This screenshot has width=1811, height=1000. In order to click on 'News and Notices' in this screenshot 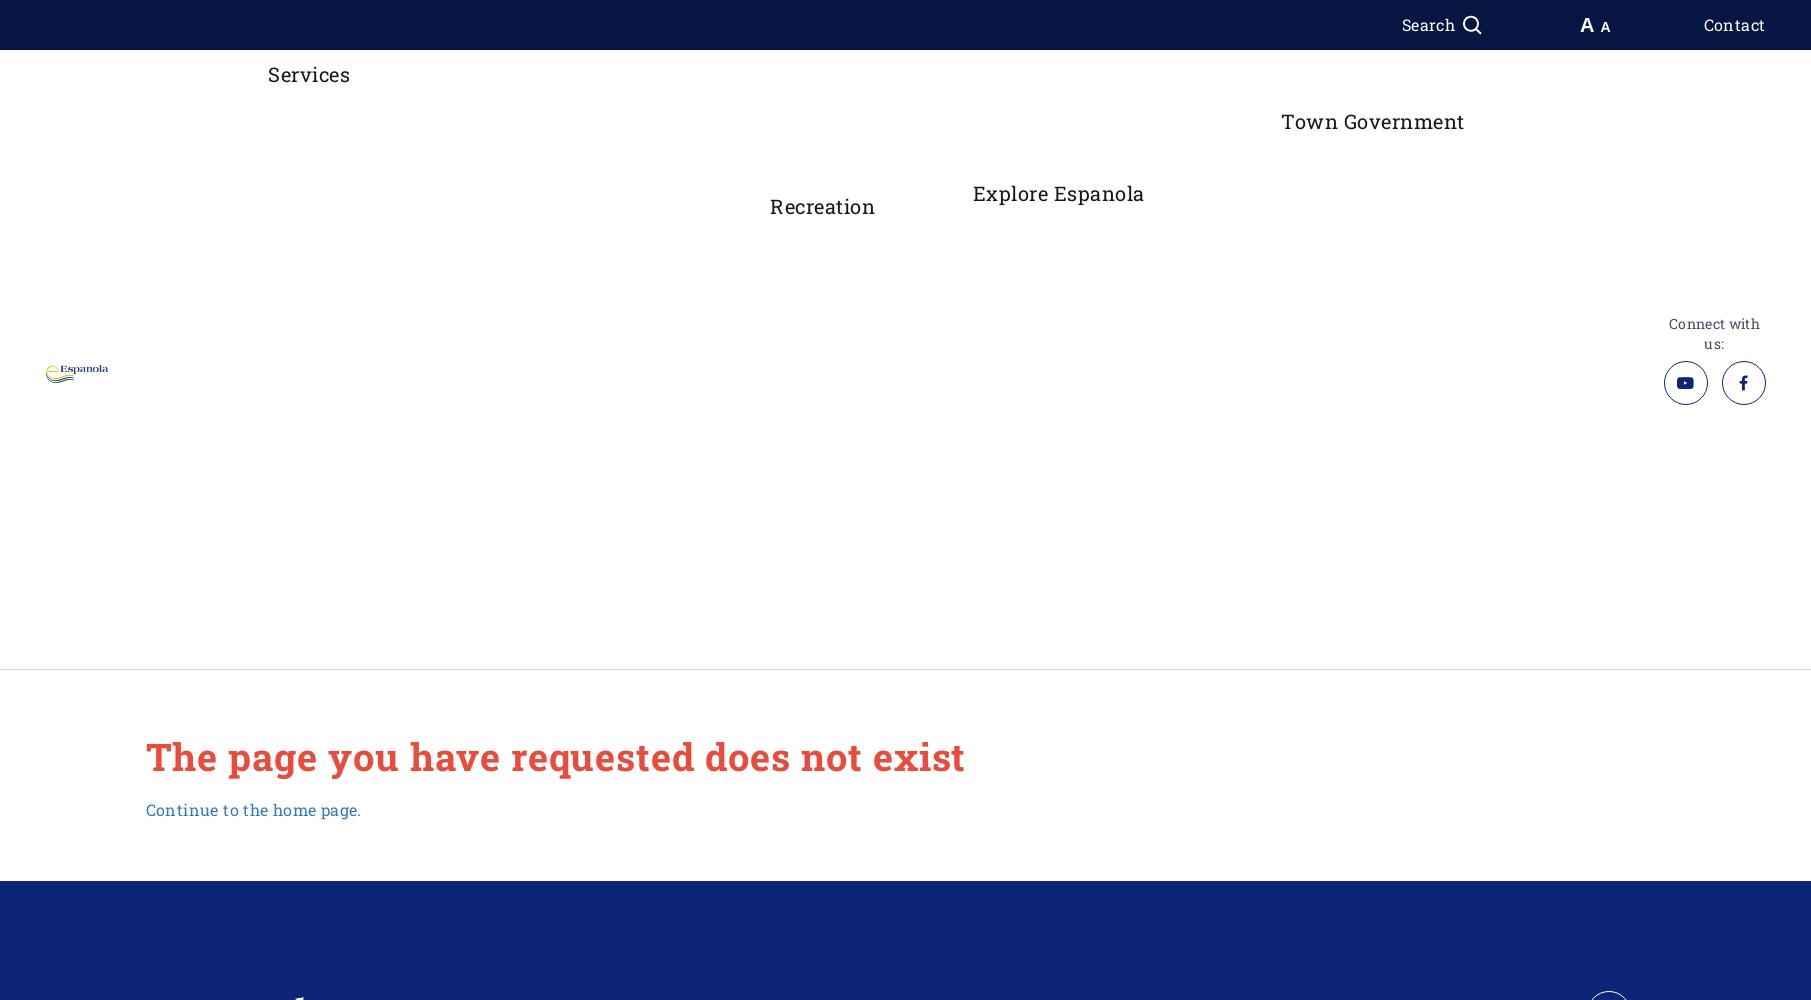, I will do `click(1376, 524)`.